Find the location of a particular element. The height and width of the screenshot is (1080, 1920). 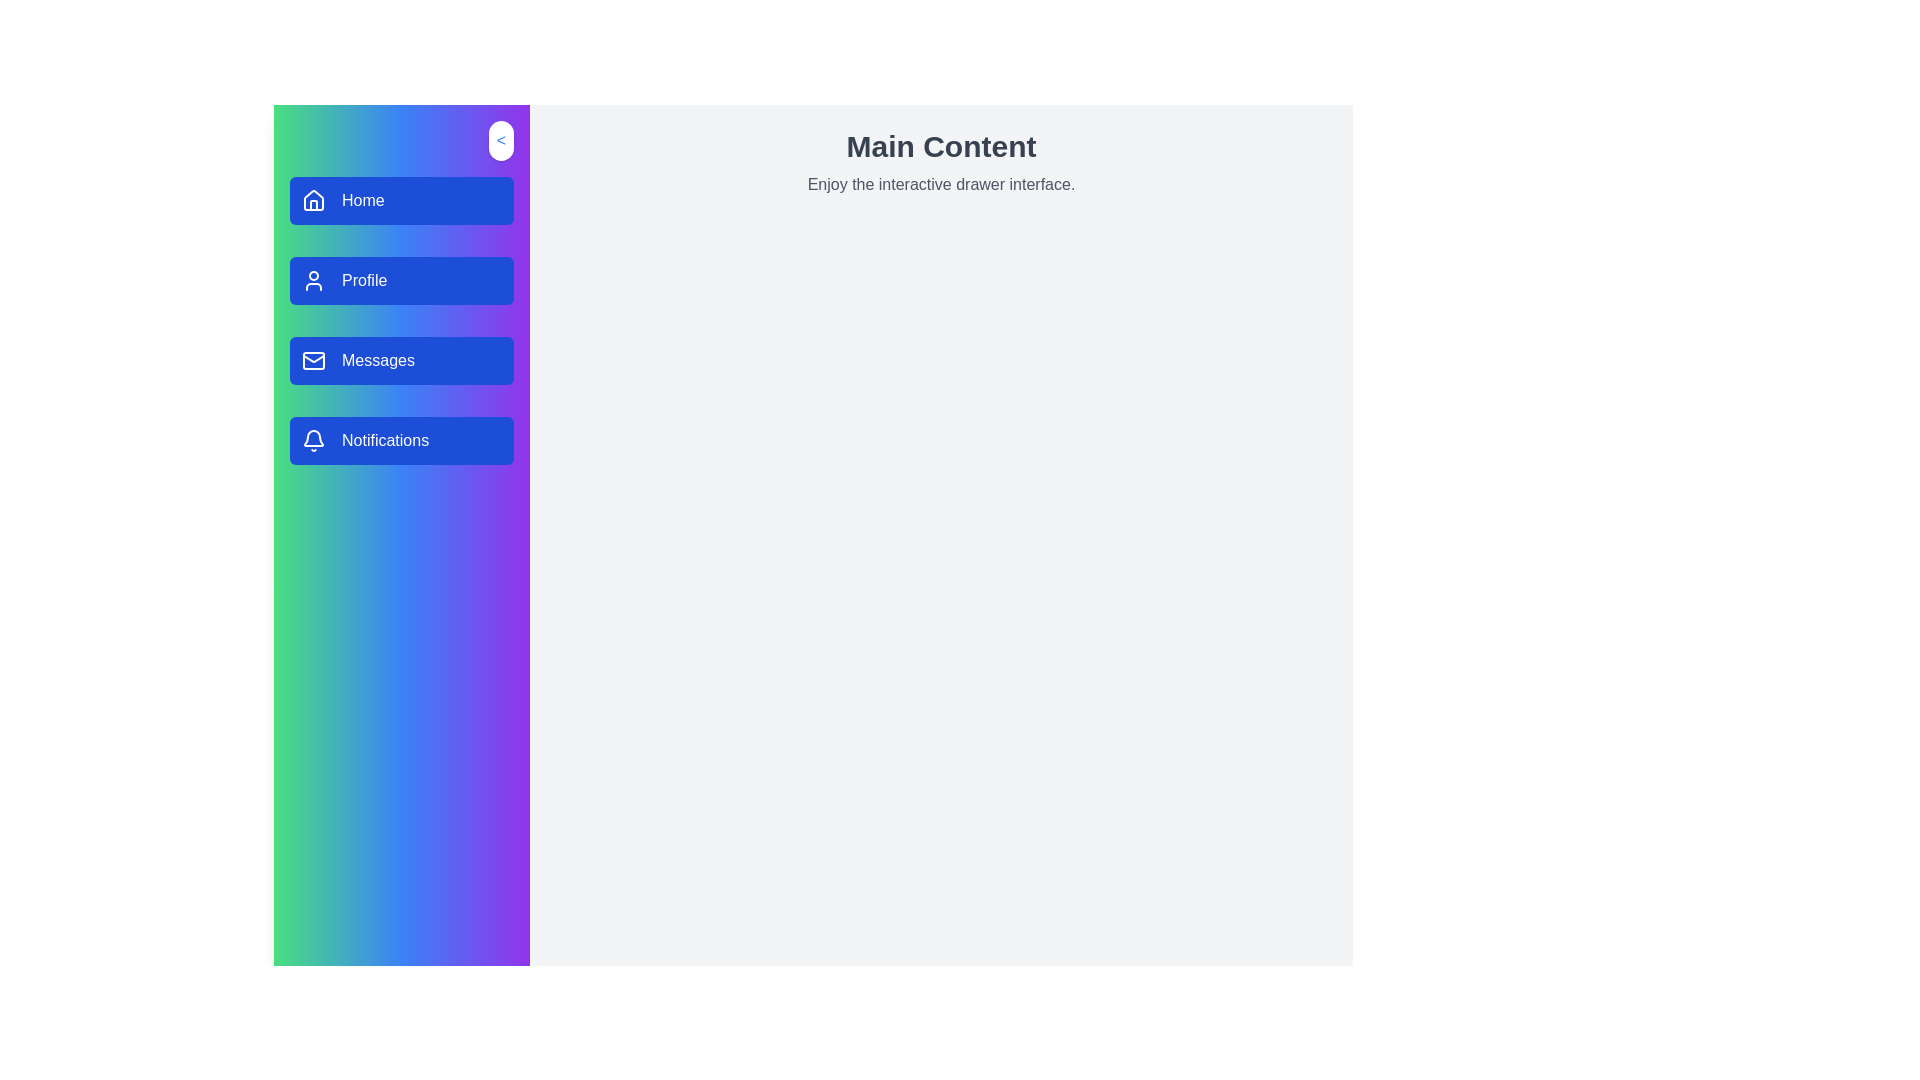

the 'Messages' button located on the sidebar, which contains a mail icon indicating messaging functionalities is located at coordinates (312, 361).